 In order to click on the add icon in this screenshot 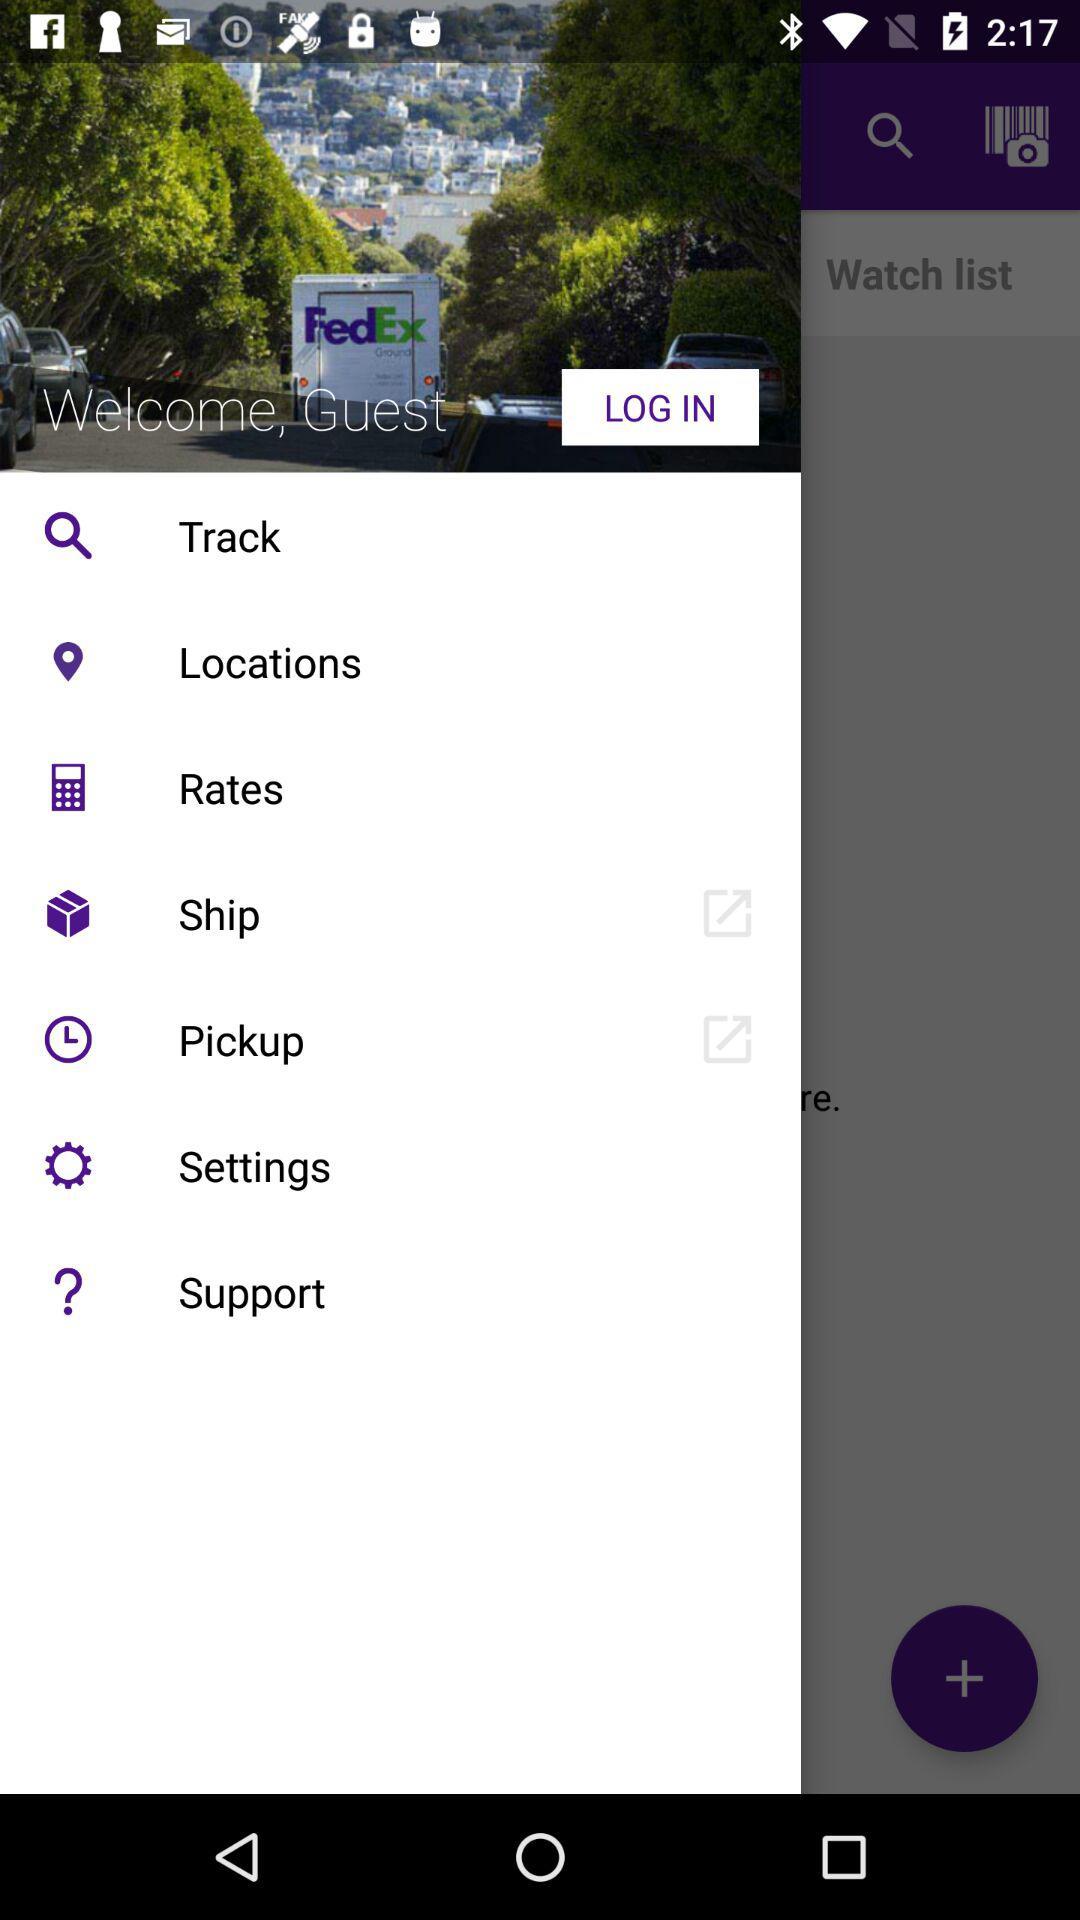, I will do `click(963, 1678)`.